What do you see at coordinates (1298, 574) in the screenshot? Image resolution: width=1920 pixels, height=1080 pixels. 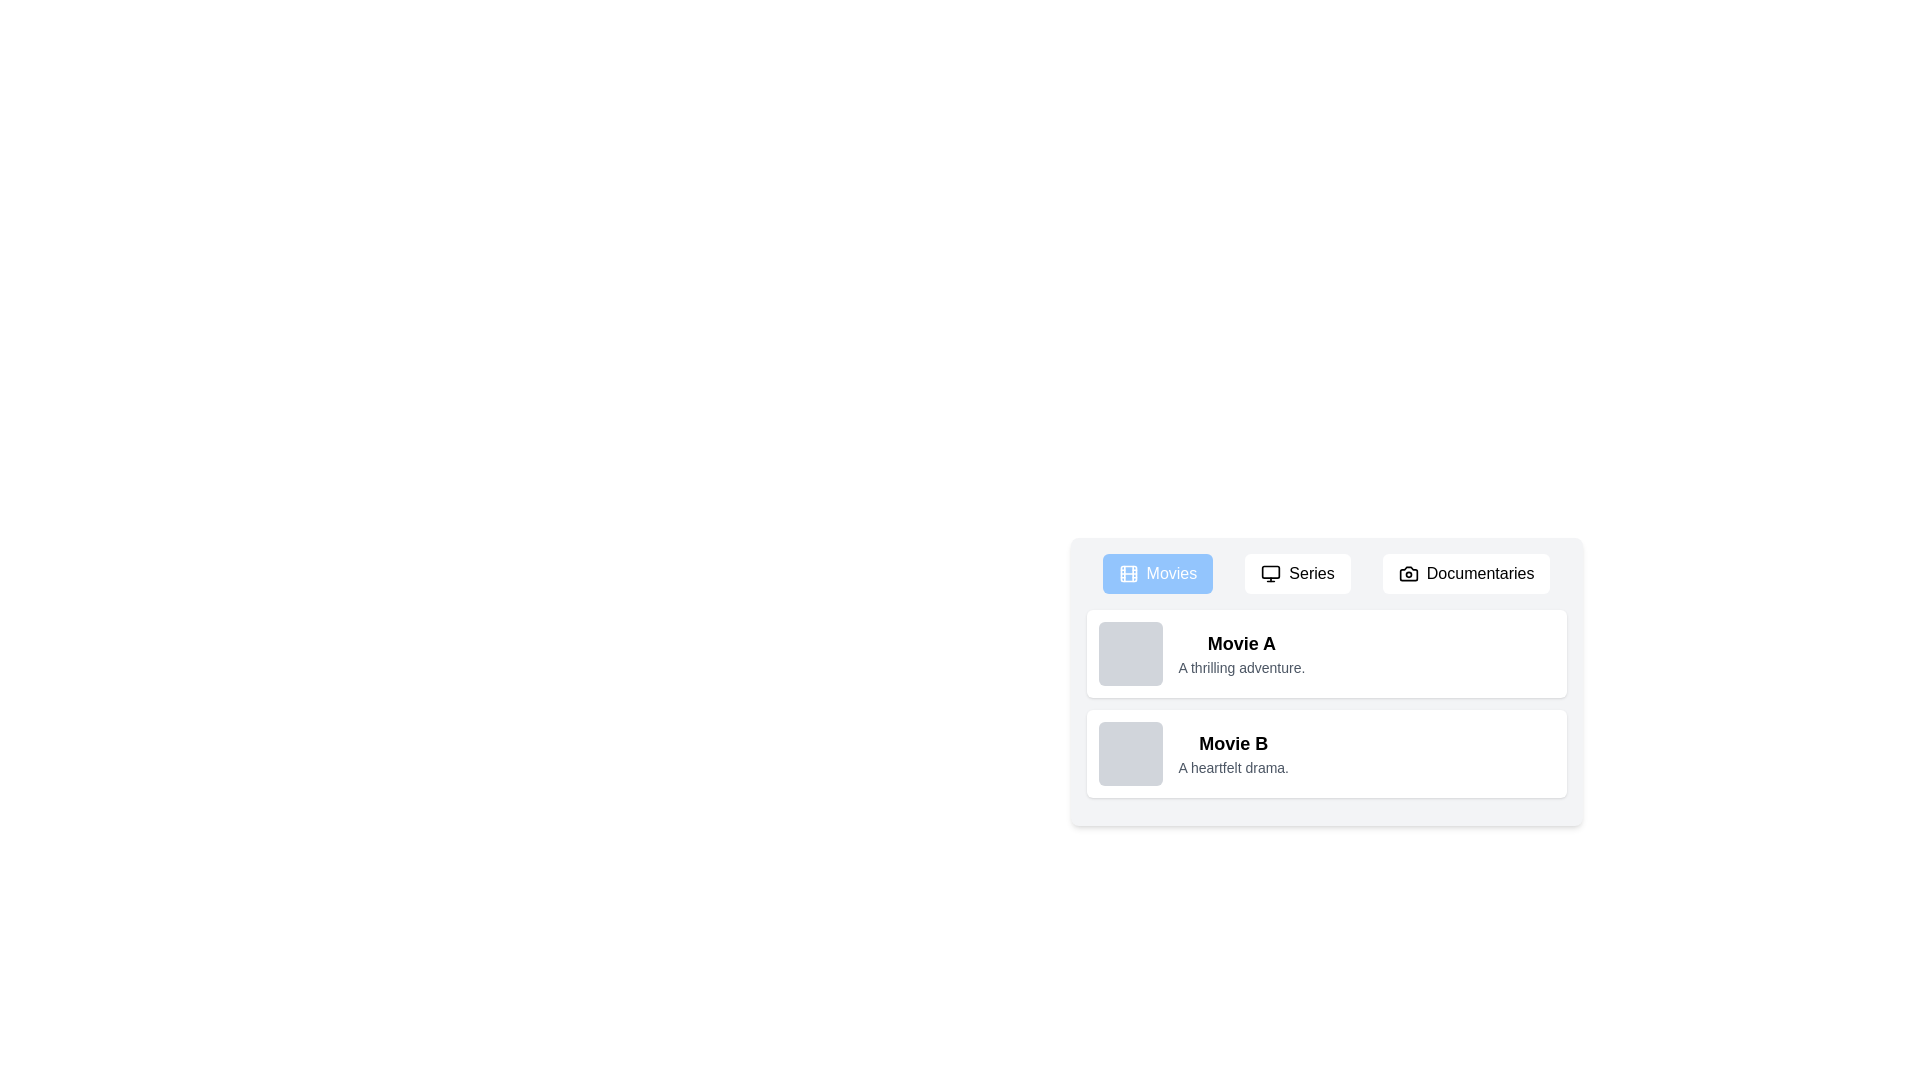 I see `the Series tab by clicking its button` at bounding box center [1298, 574].